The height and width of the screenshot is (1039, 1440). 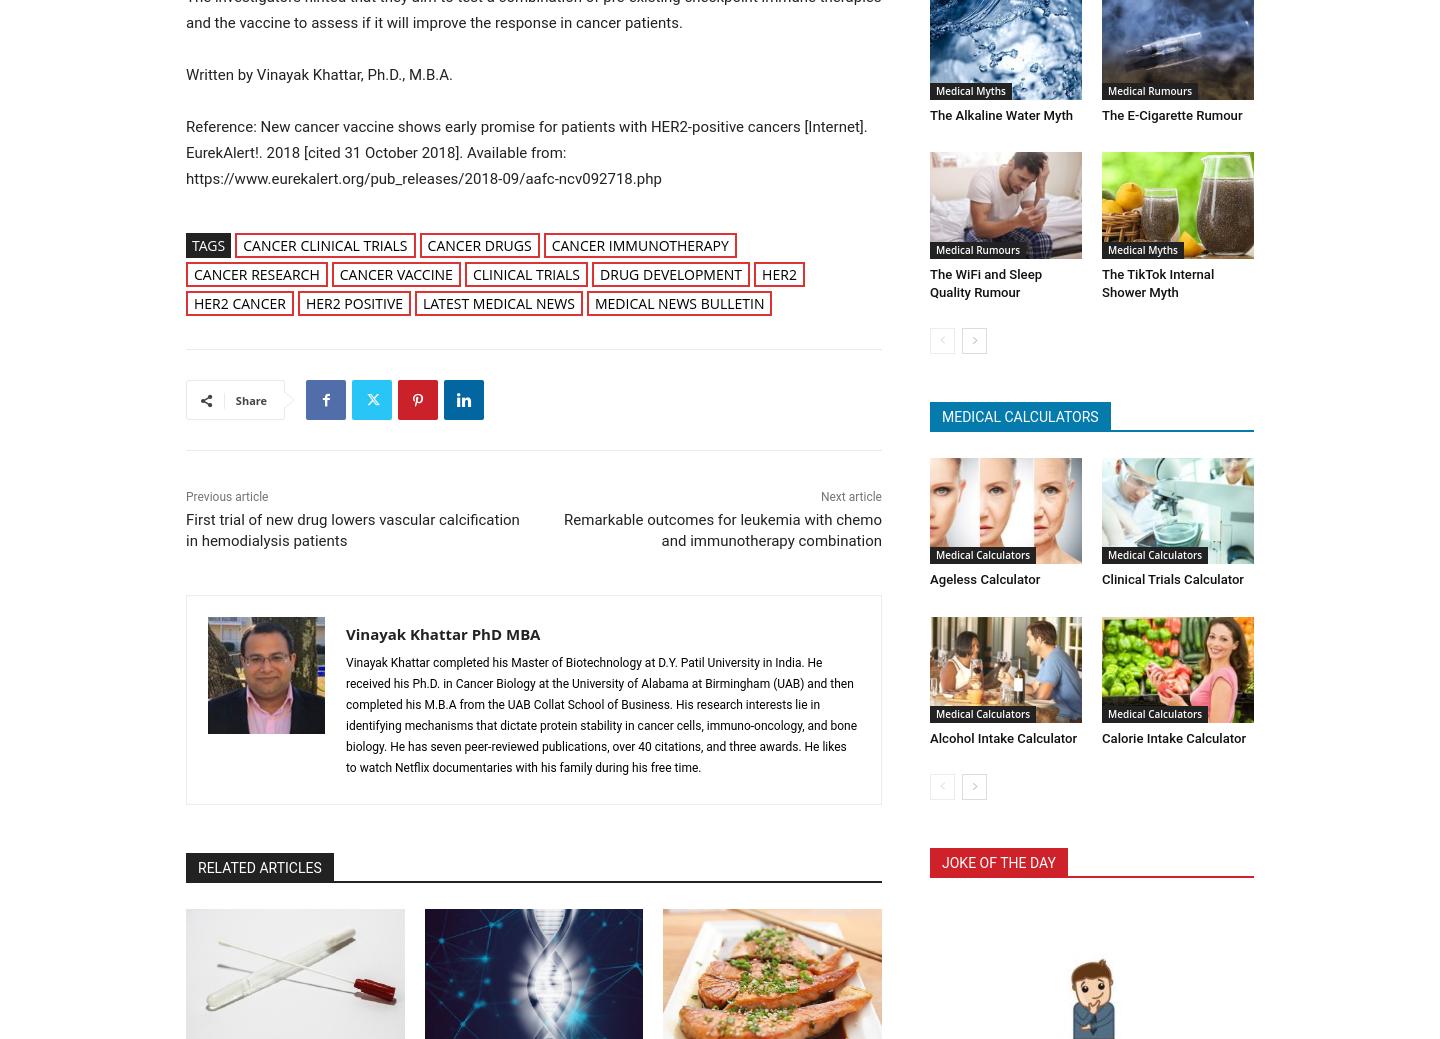 I want to click on 'cancer vaccine', so click(x=338, y=274).